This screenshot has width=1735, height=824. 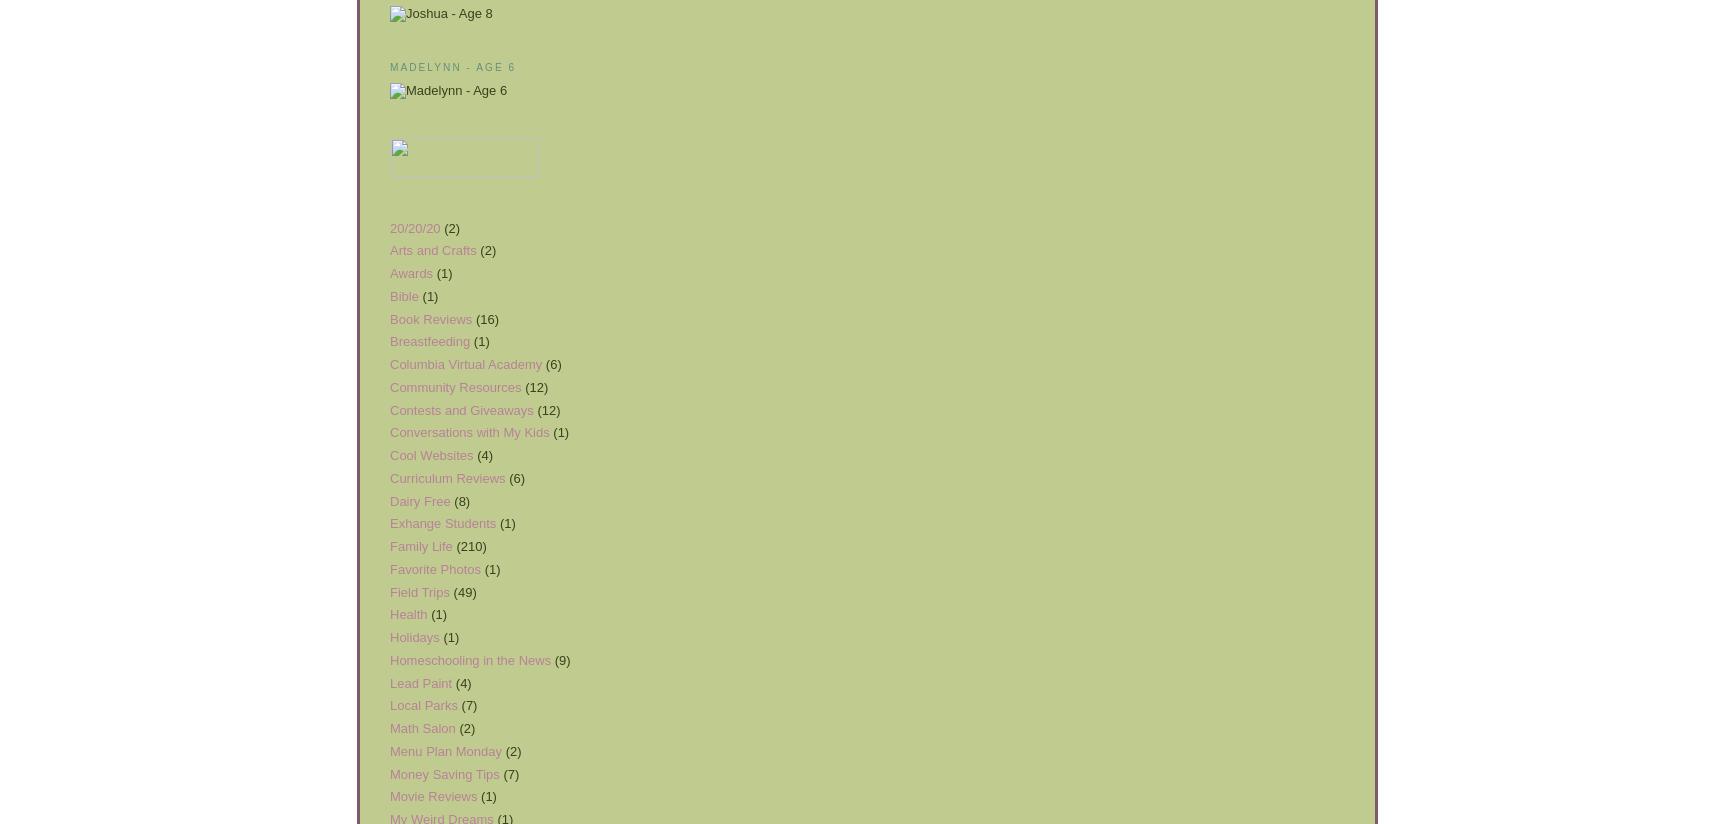 I want to click on 'Breastfeeding', so click(x=429, y=341).